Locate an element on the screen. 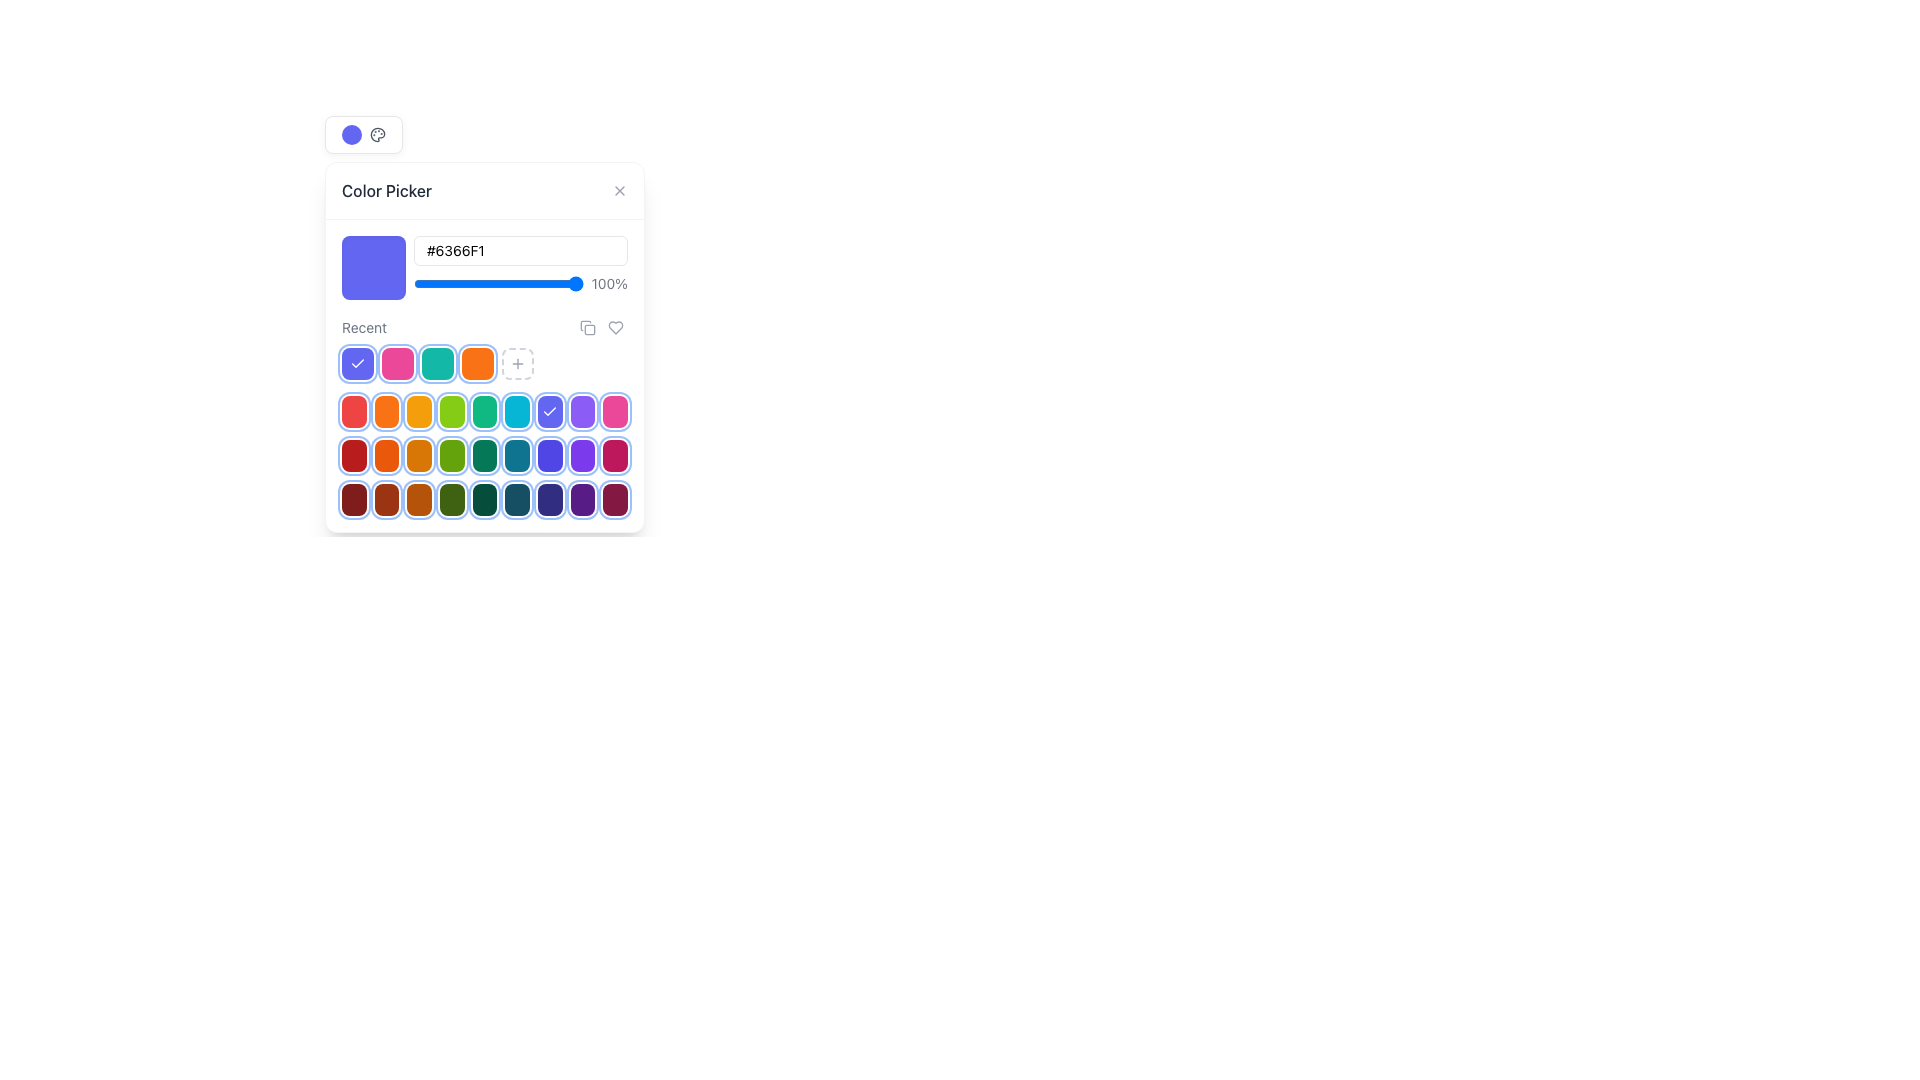 The image size is (1920, 1080). the paint palette icon located in the upper-left area of the interface, which is part of a small toolbar section adjacent to a circular color preview icon is located at coordinates (377, 135).